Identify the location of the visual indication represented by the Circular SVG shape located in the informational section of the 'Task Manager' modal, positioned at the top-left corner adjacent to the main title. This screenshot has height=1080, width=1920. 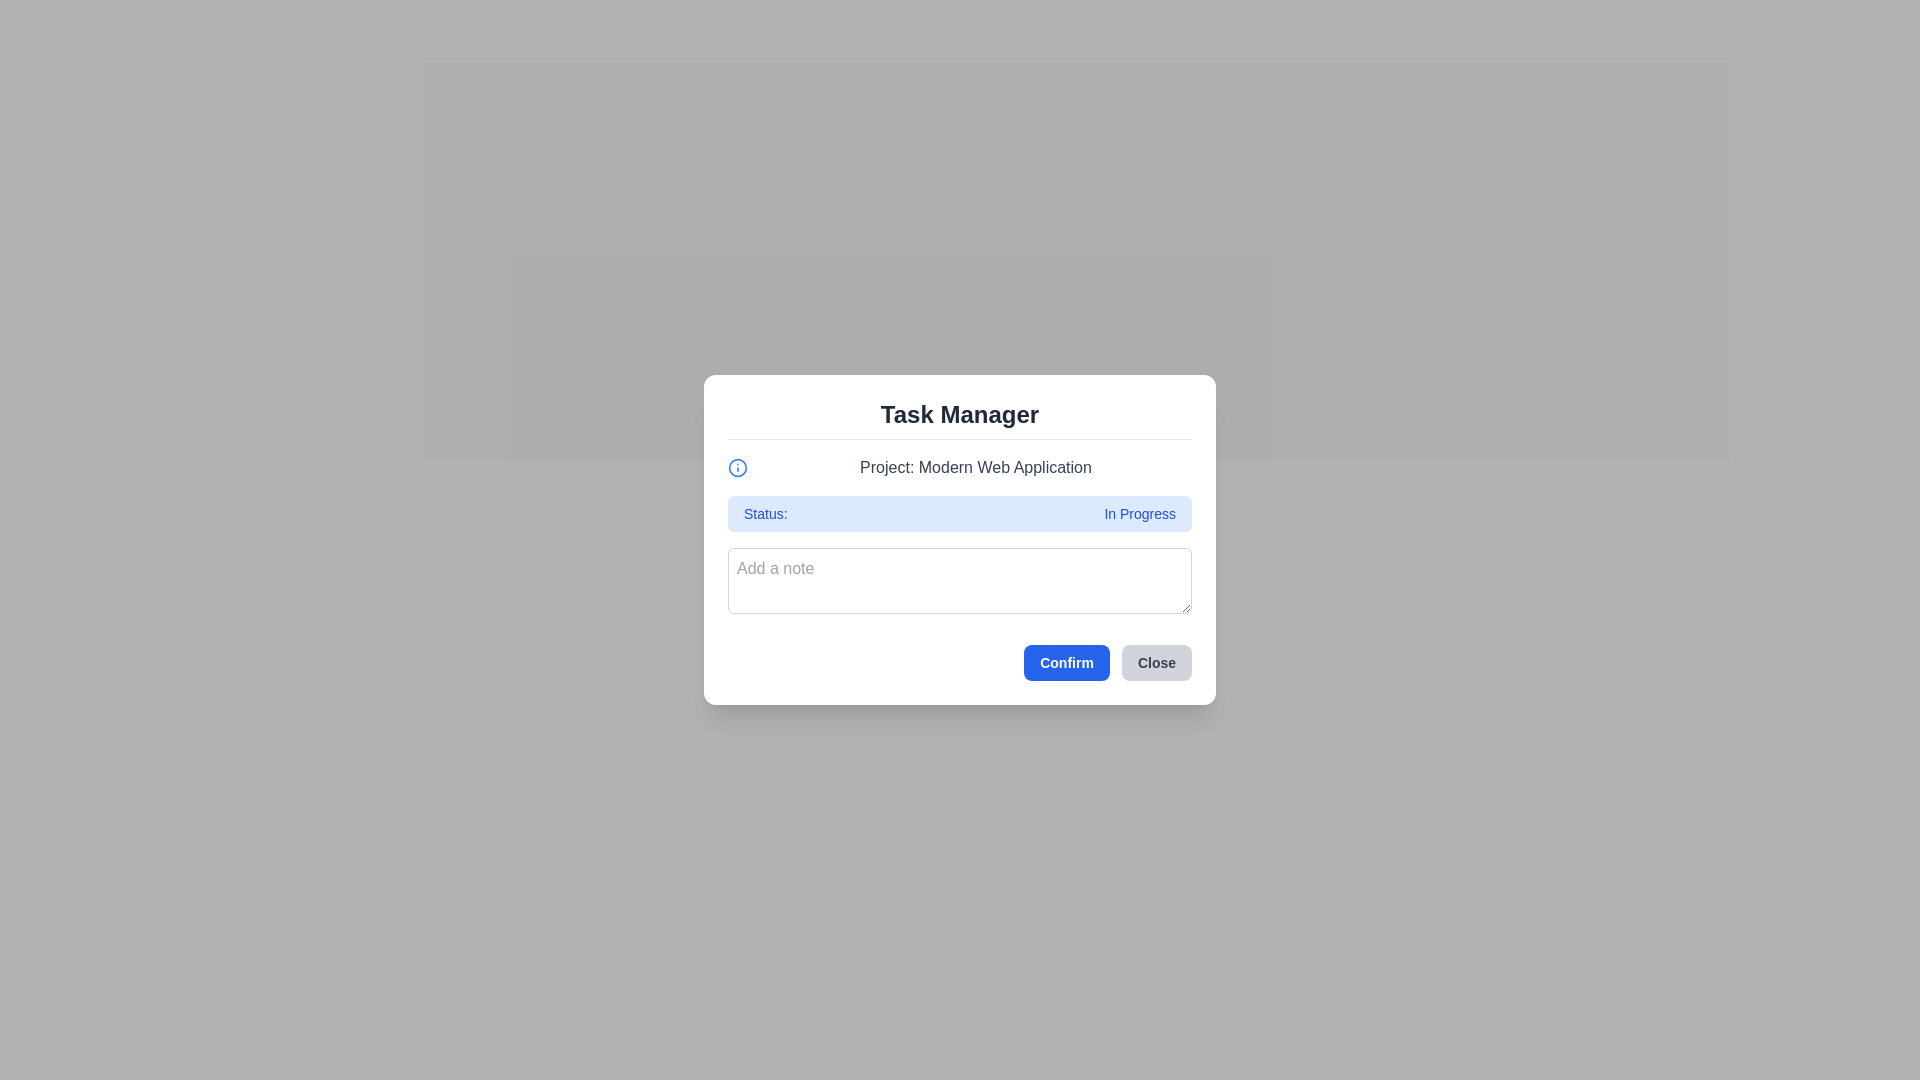
(737, 467).